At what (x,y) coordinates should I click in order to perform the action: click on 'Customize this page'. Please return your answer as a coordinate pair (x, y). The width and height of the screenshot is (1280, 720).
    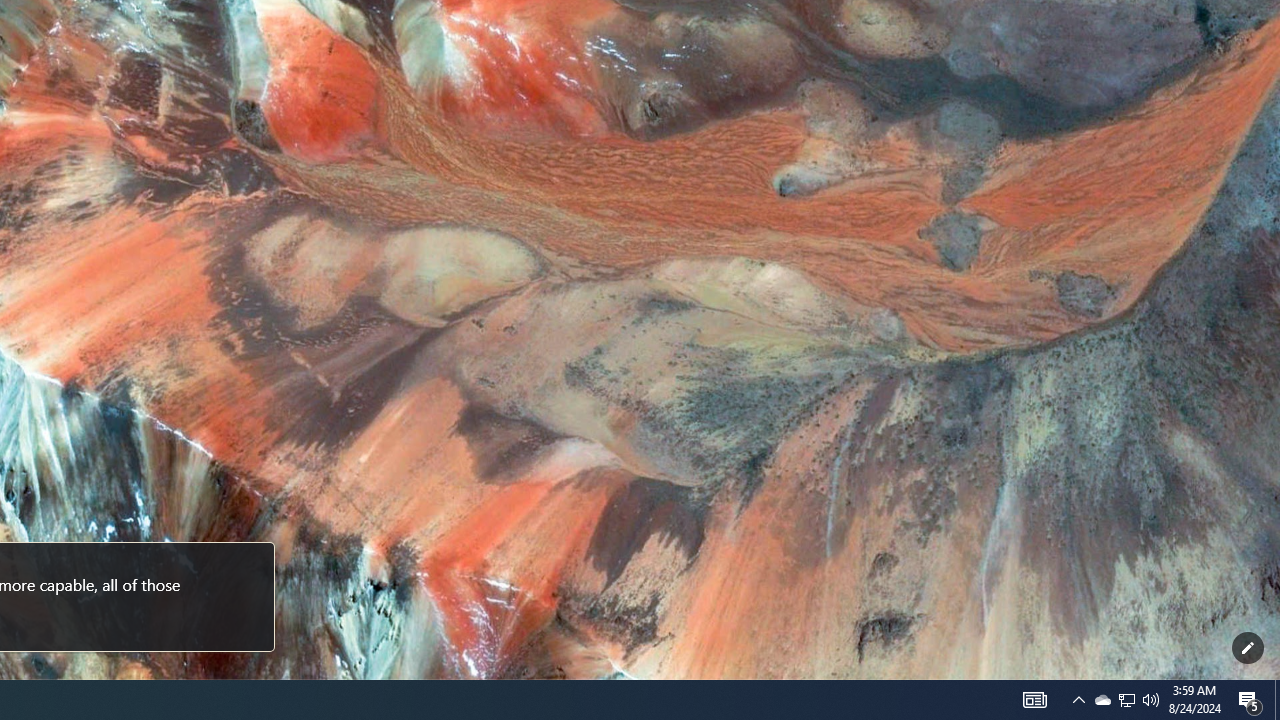
    Looking at the image, I should click on (1247, 648).